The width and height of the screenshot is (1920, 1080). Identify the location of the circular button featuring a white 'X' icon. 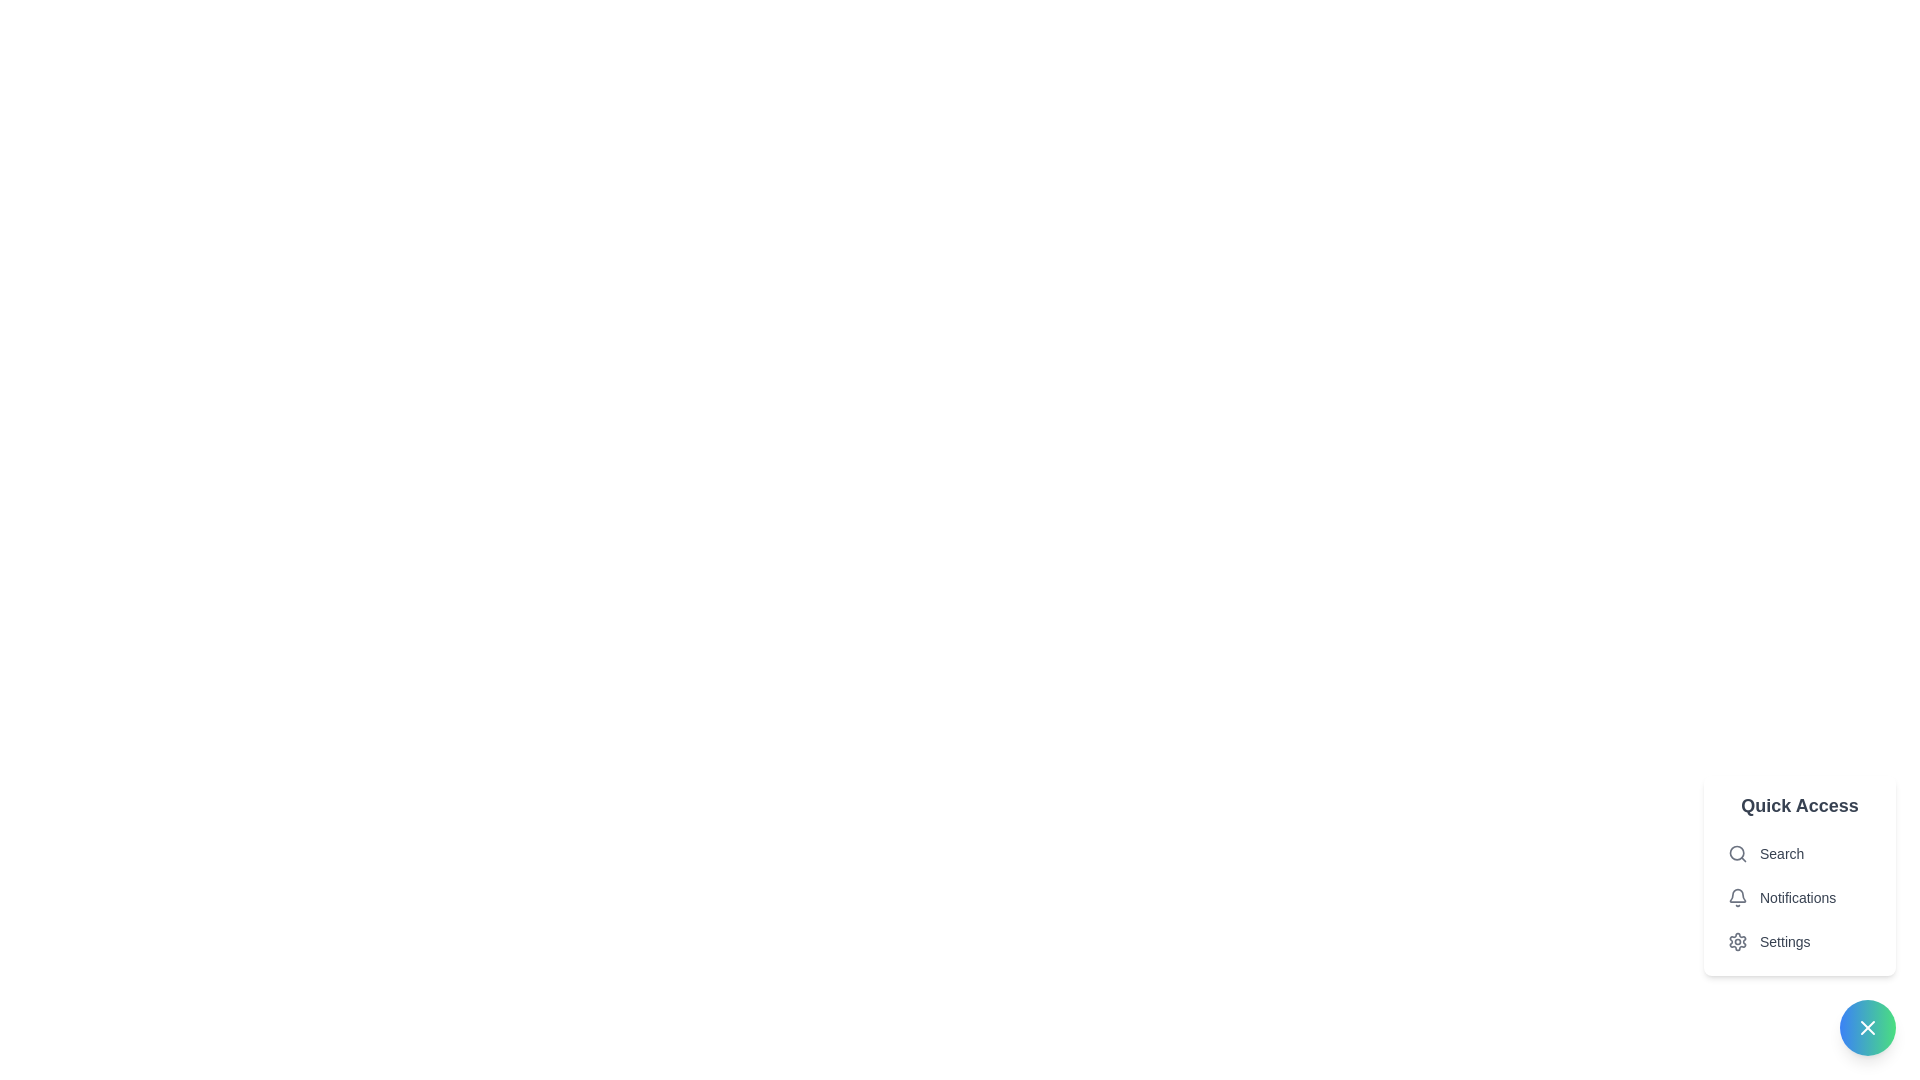
(1866, 1028).